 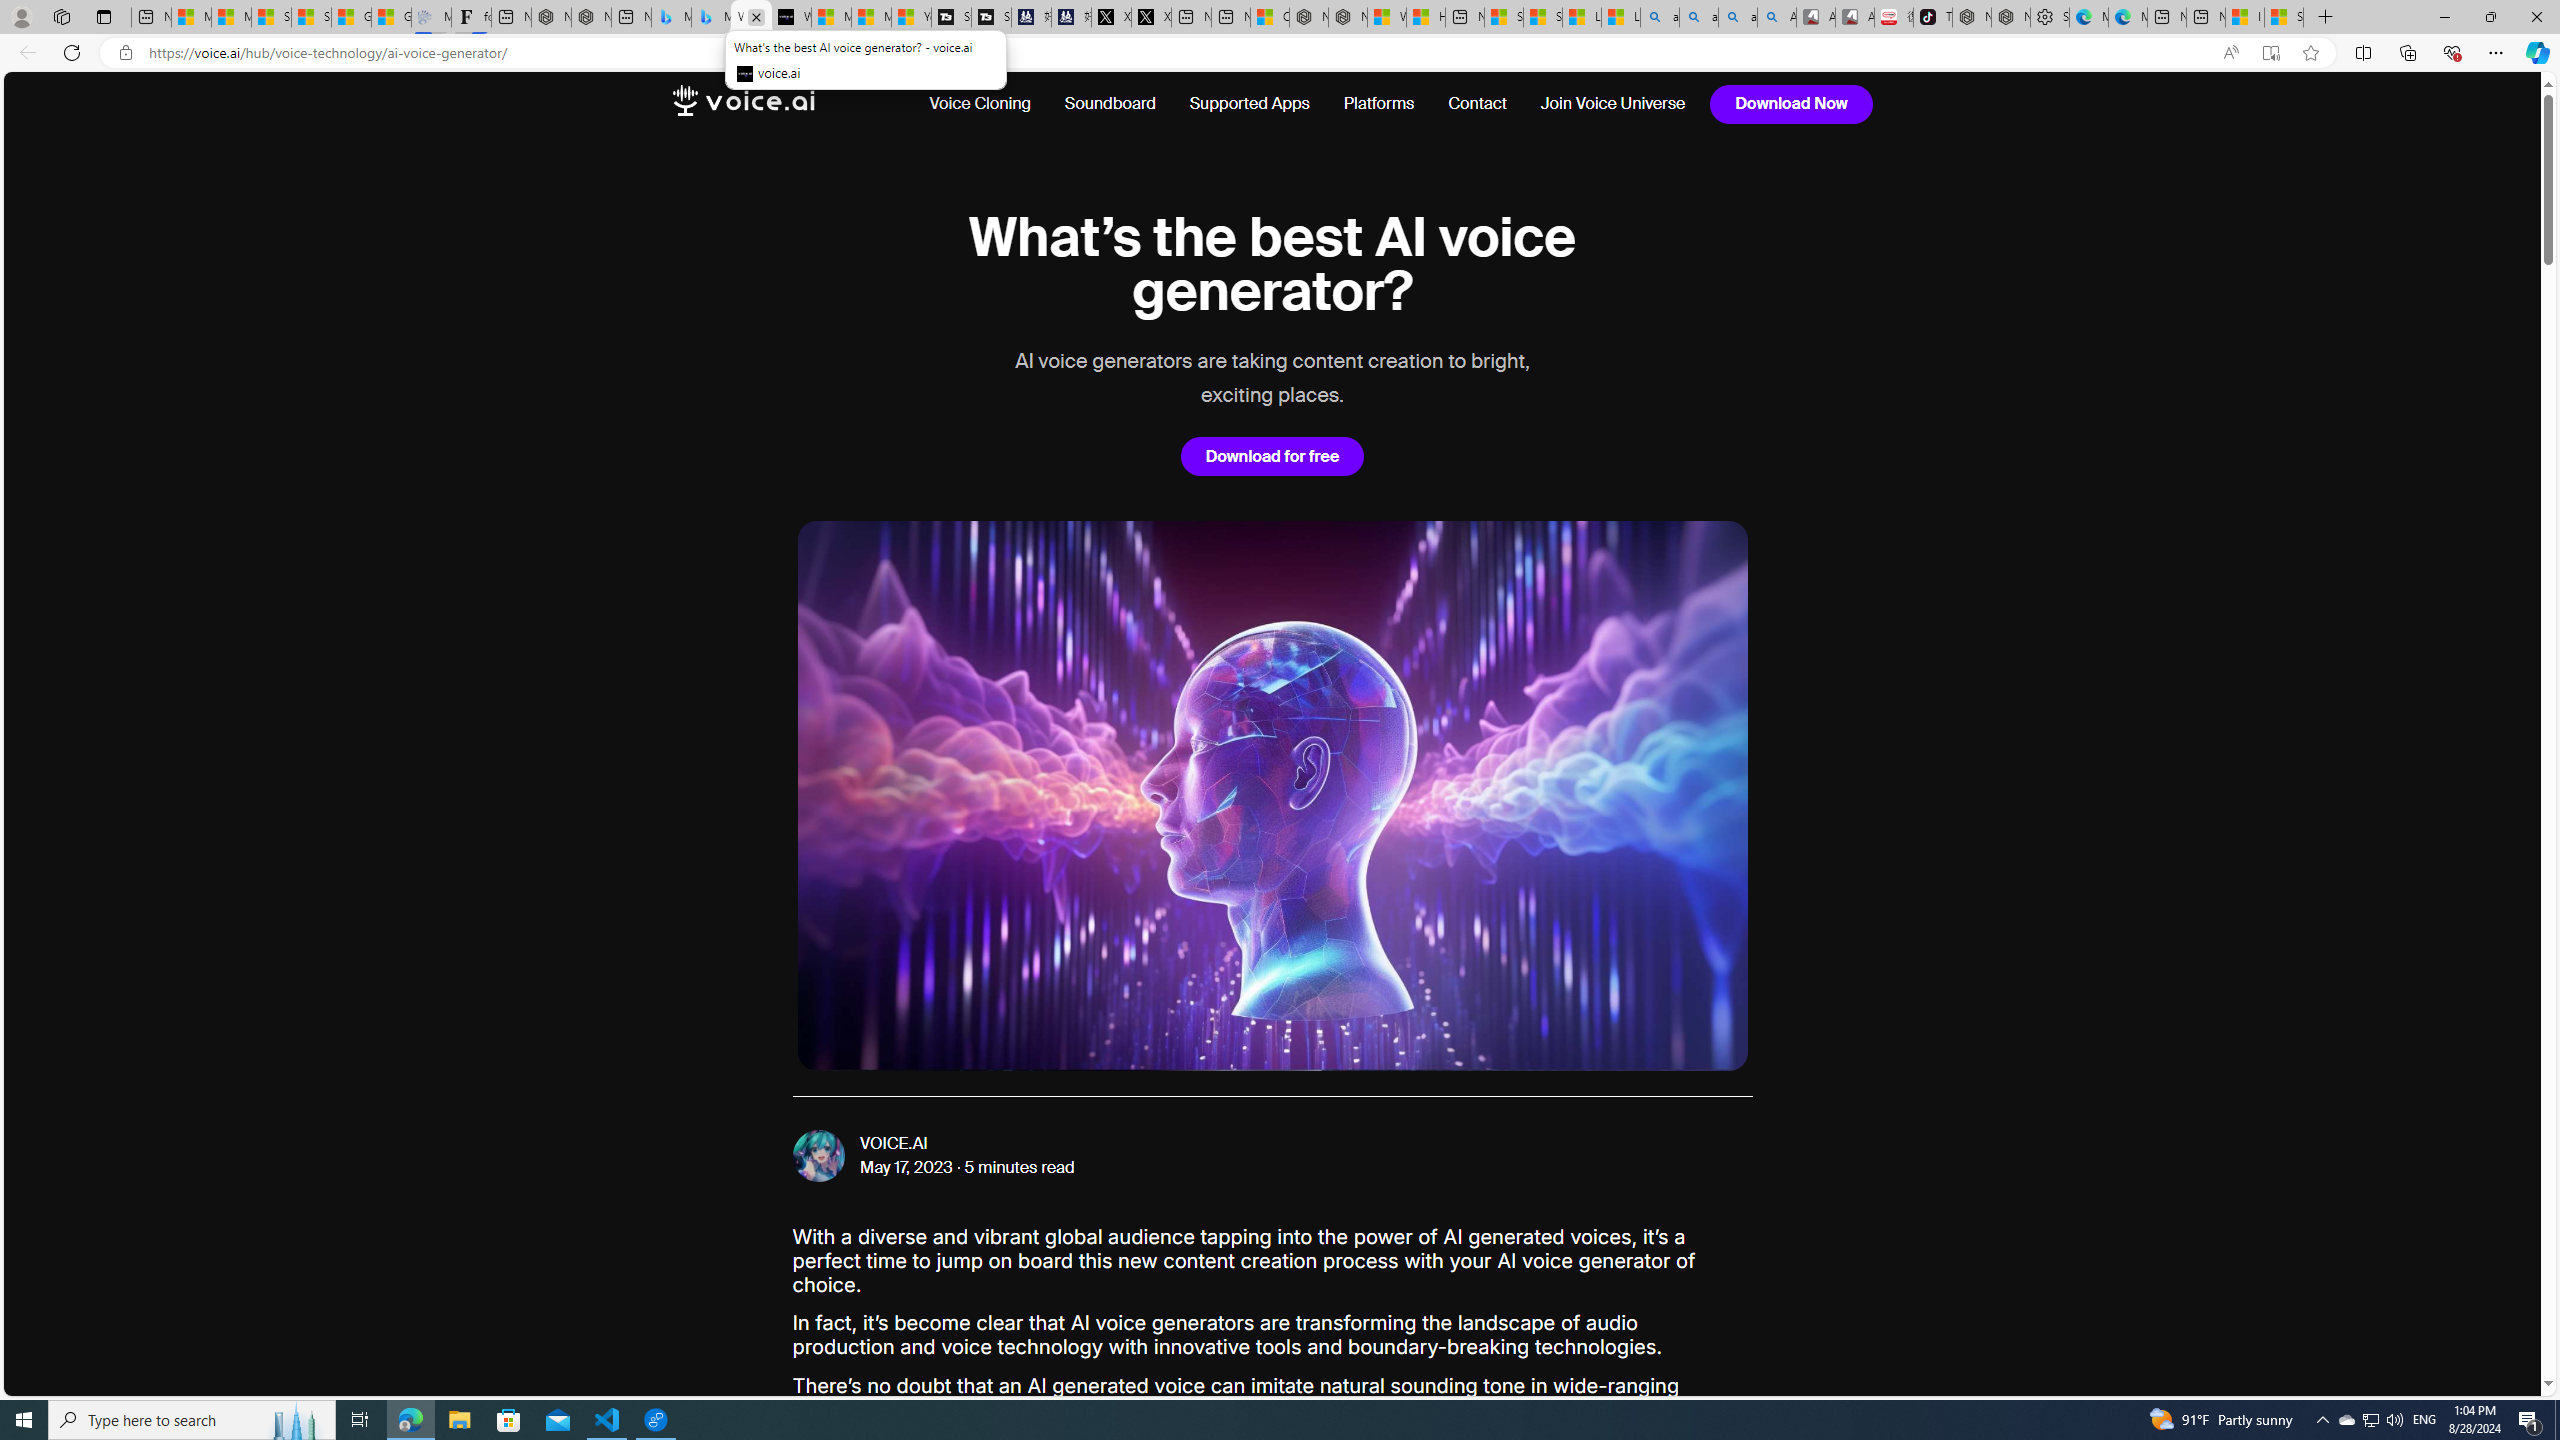 What do you see at coordinates (1614, 103) in the screenshot?
I see `'Join Voice Universe'` at bounding box center [1614, 103].